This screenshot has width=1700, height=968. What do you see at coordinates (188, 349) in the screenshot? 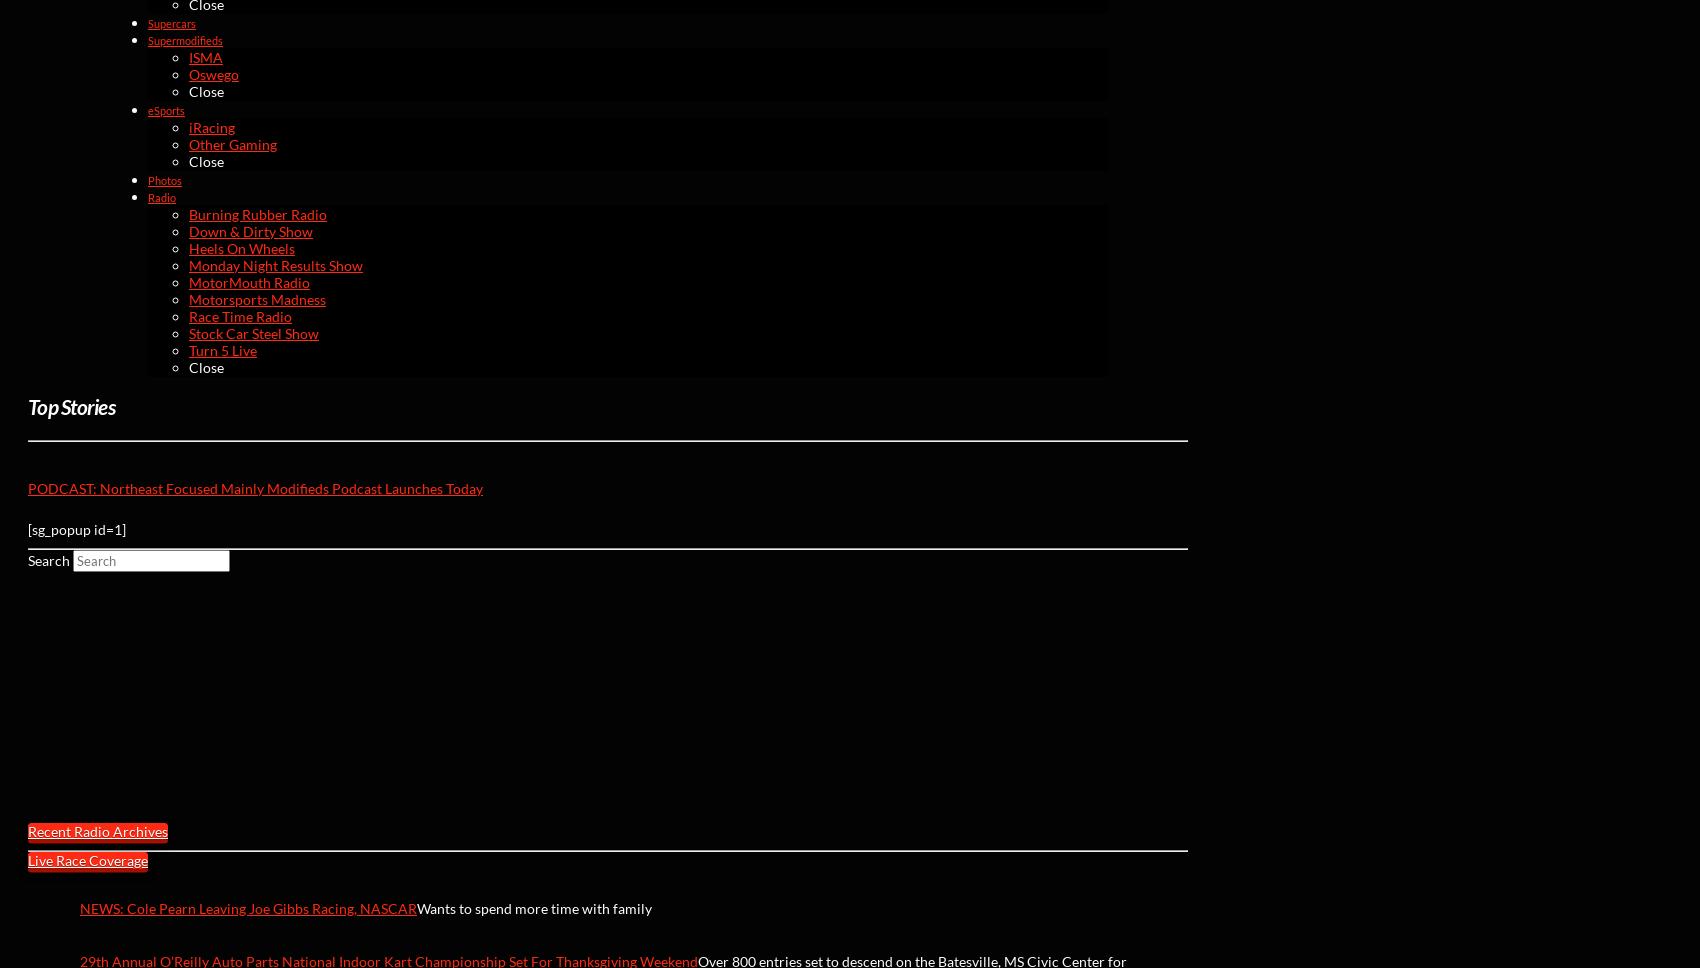
I see `'Turn 5 Live'` at bounding box center [188, 349].